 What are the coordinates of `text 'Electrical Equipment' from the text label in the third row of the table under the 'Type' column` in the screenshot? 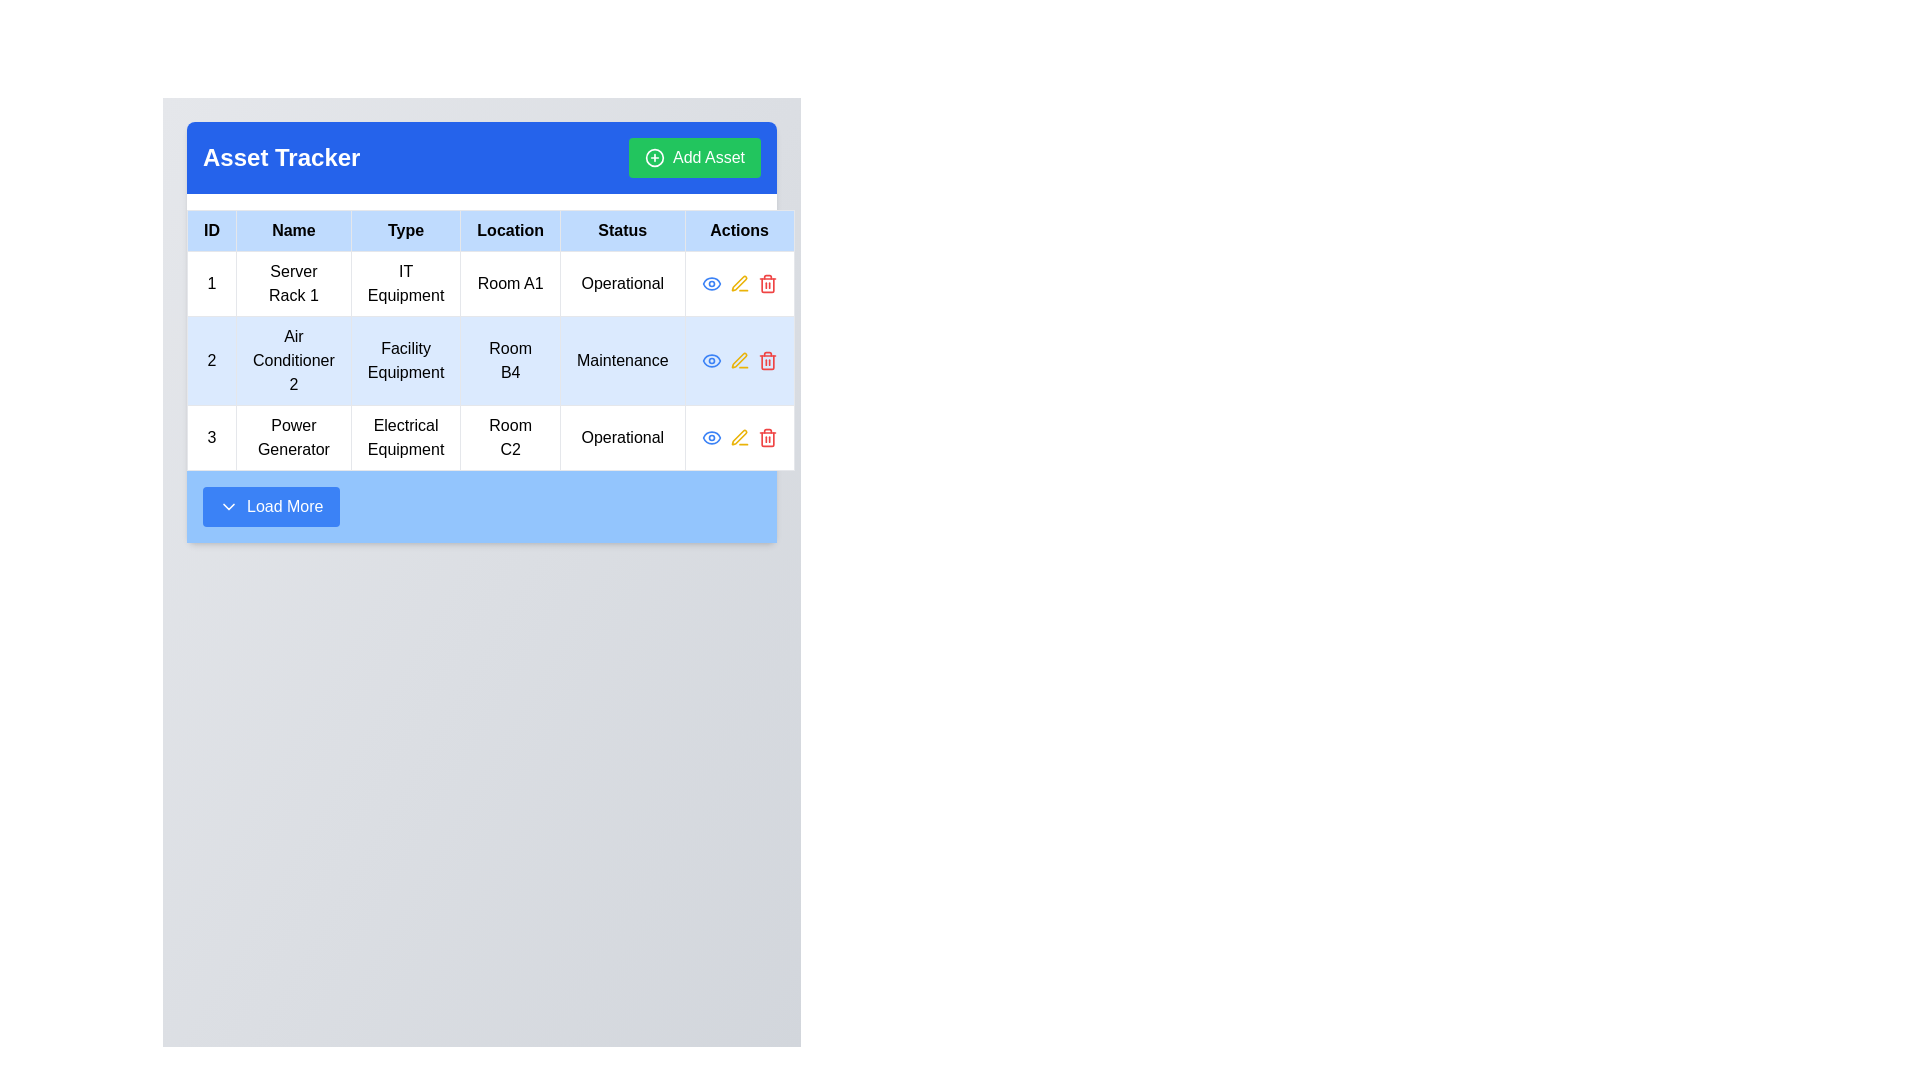 It's located at (405, 437).